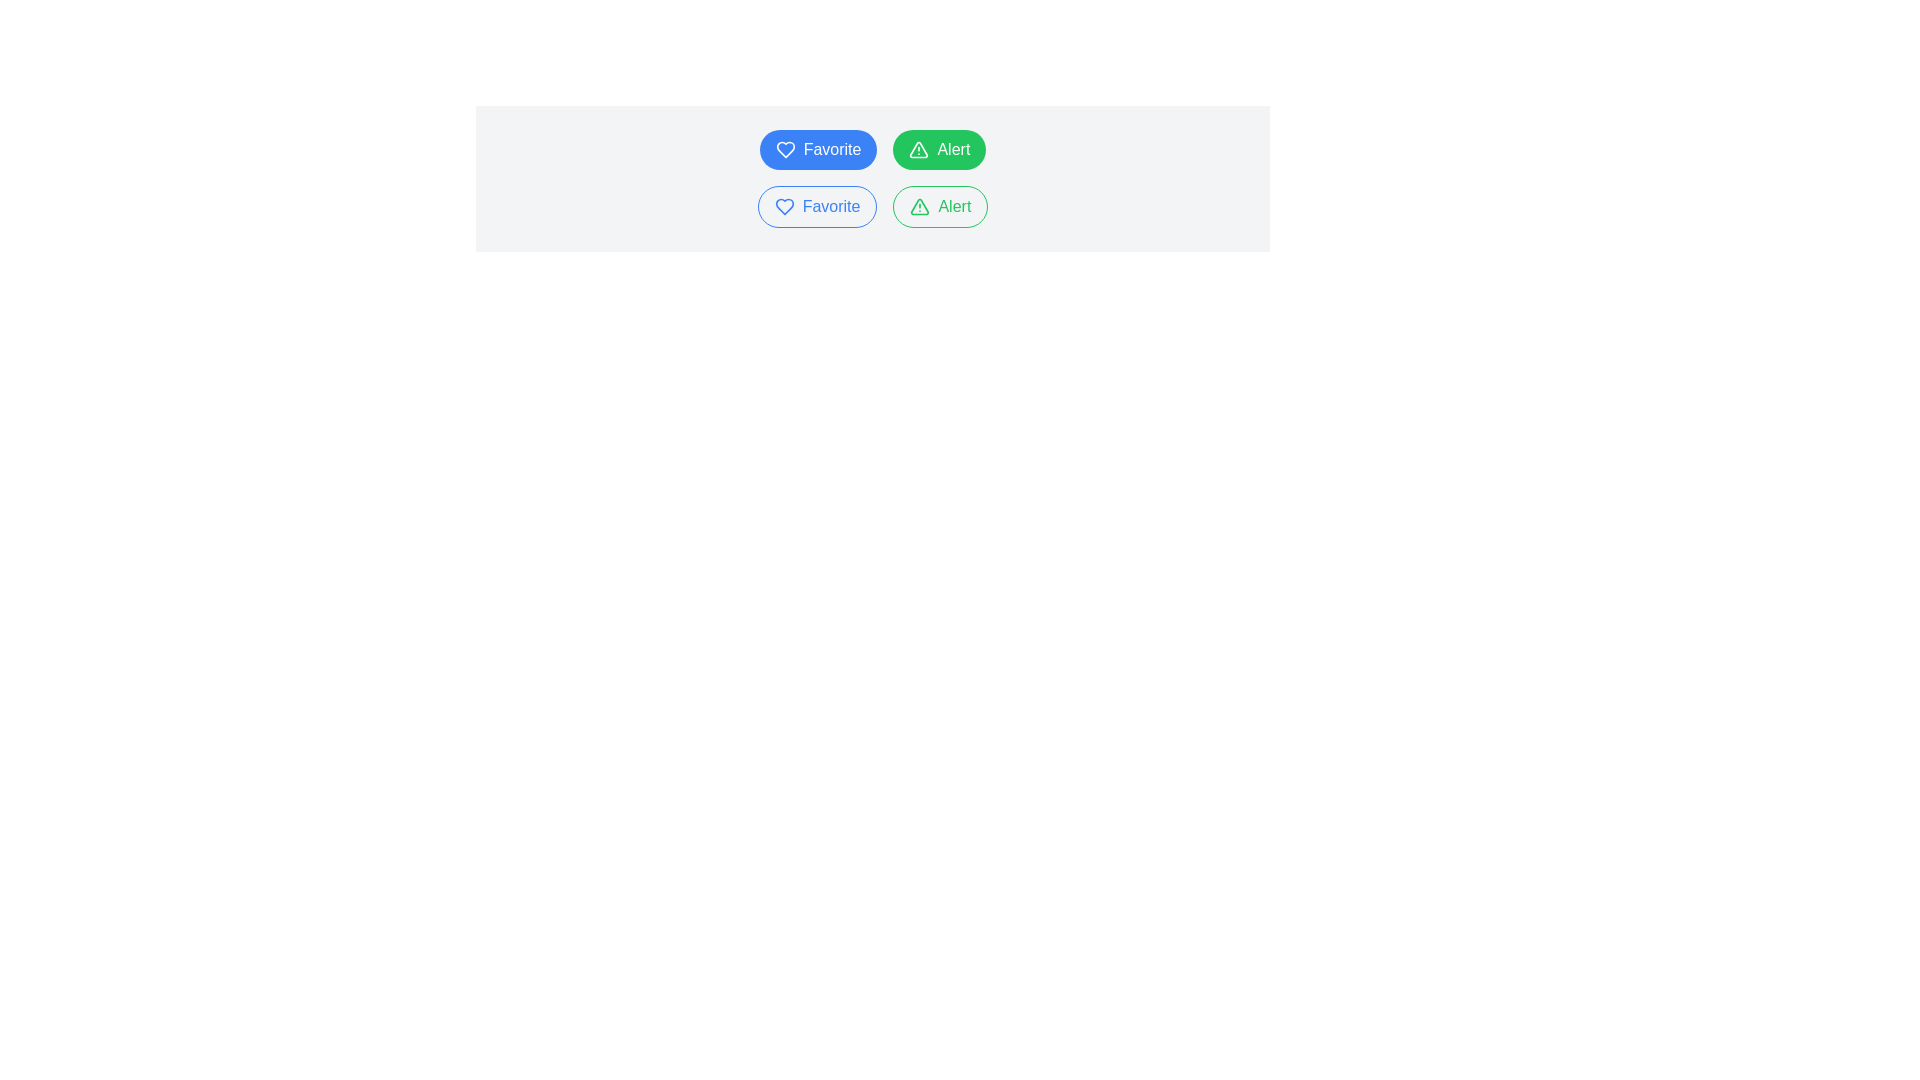  What do you see at coordinates (952, 149) in the screenshot?
I see `text label within the green button that informs users about alerts or warnings for accessibility information` at bounding box center [952, 149].